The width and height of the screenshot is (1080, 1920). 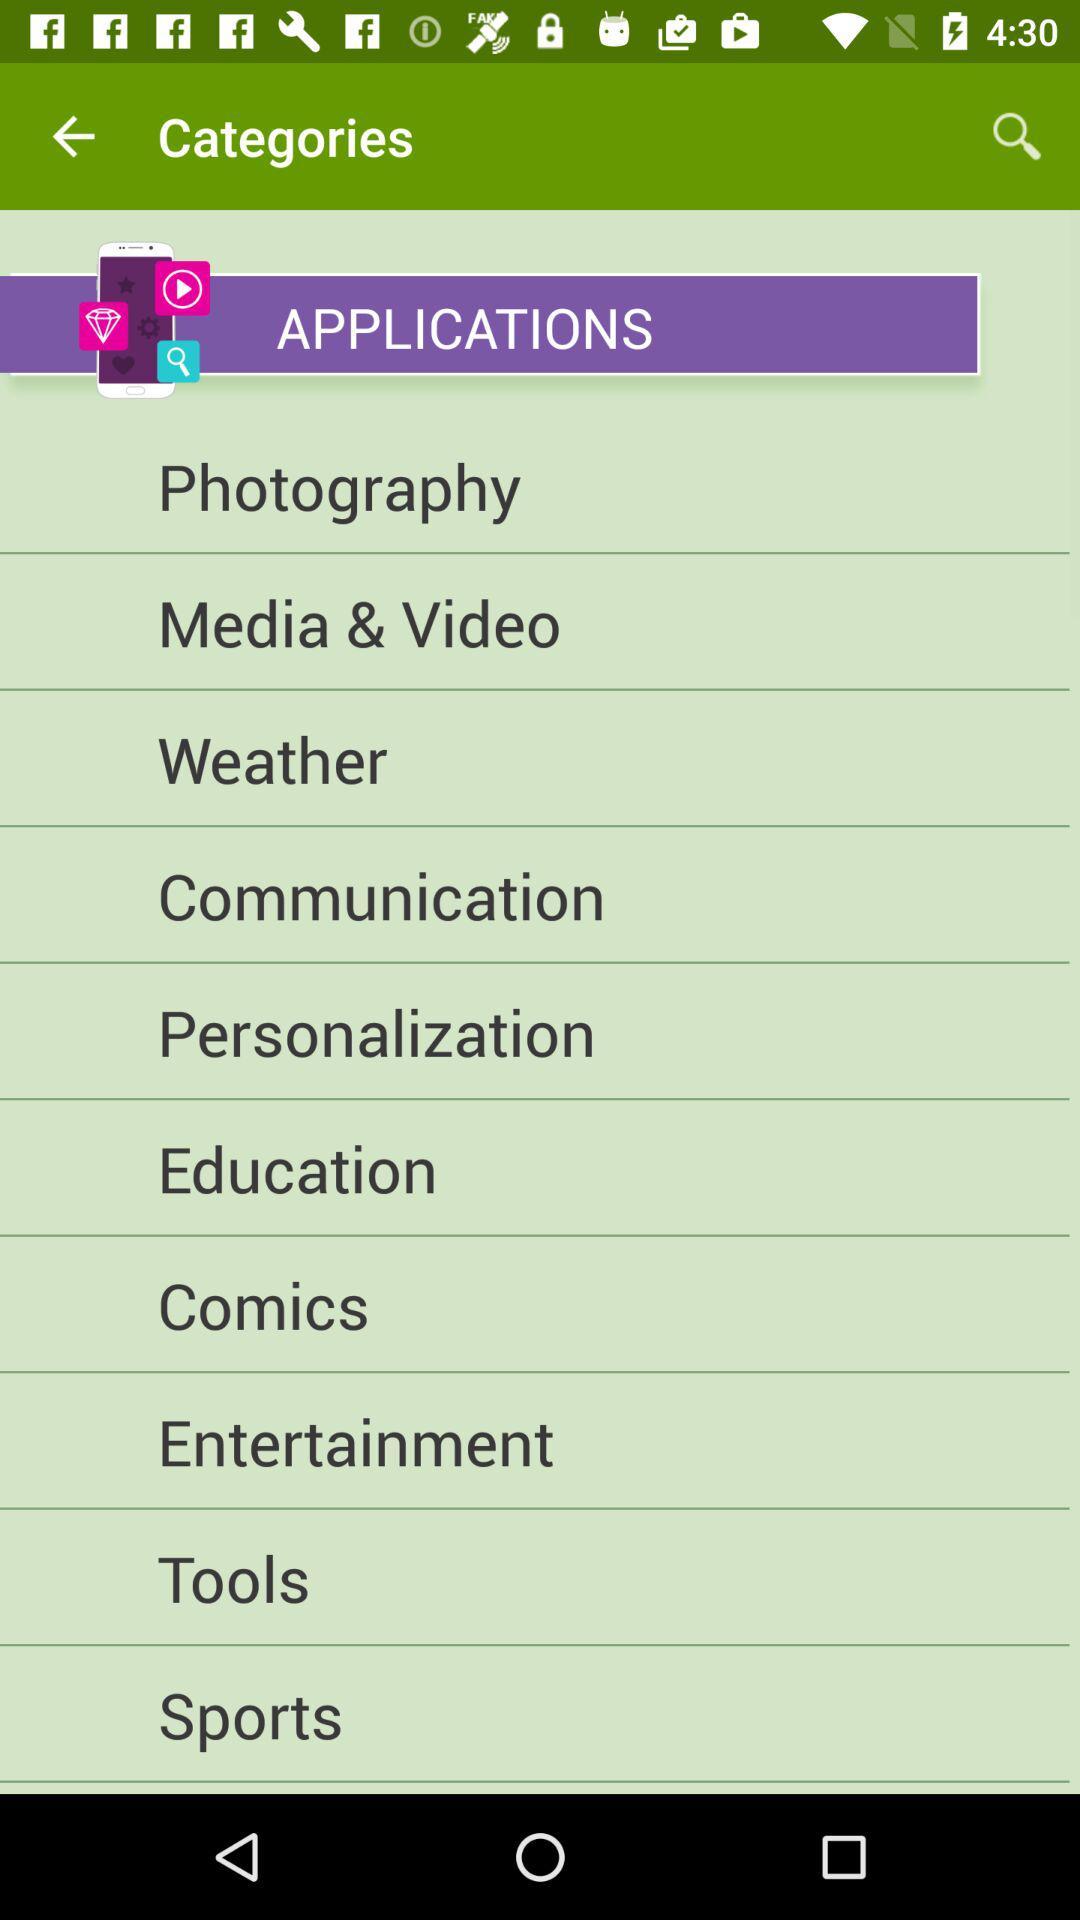 What do you see at coordinates (533, 1441) in the screenshot?
I see `entertainment item` at bounding box center [533, 1441].